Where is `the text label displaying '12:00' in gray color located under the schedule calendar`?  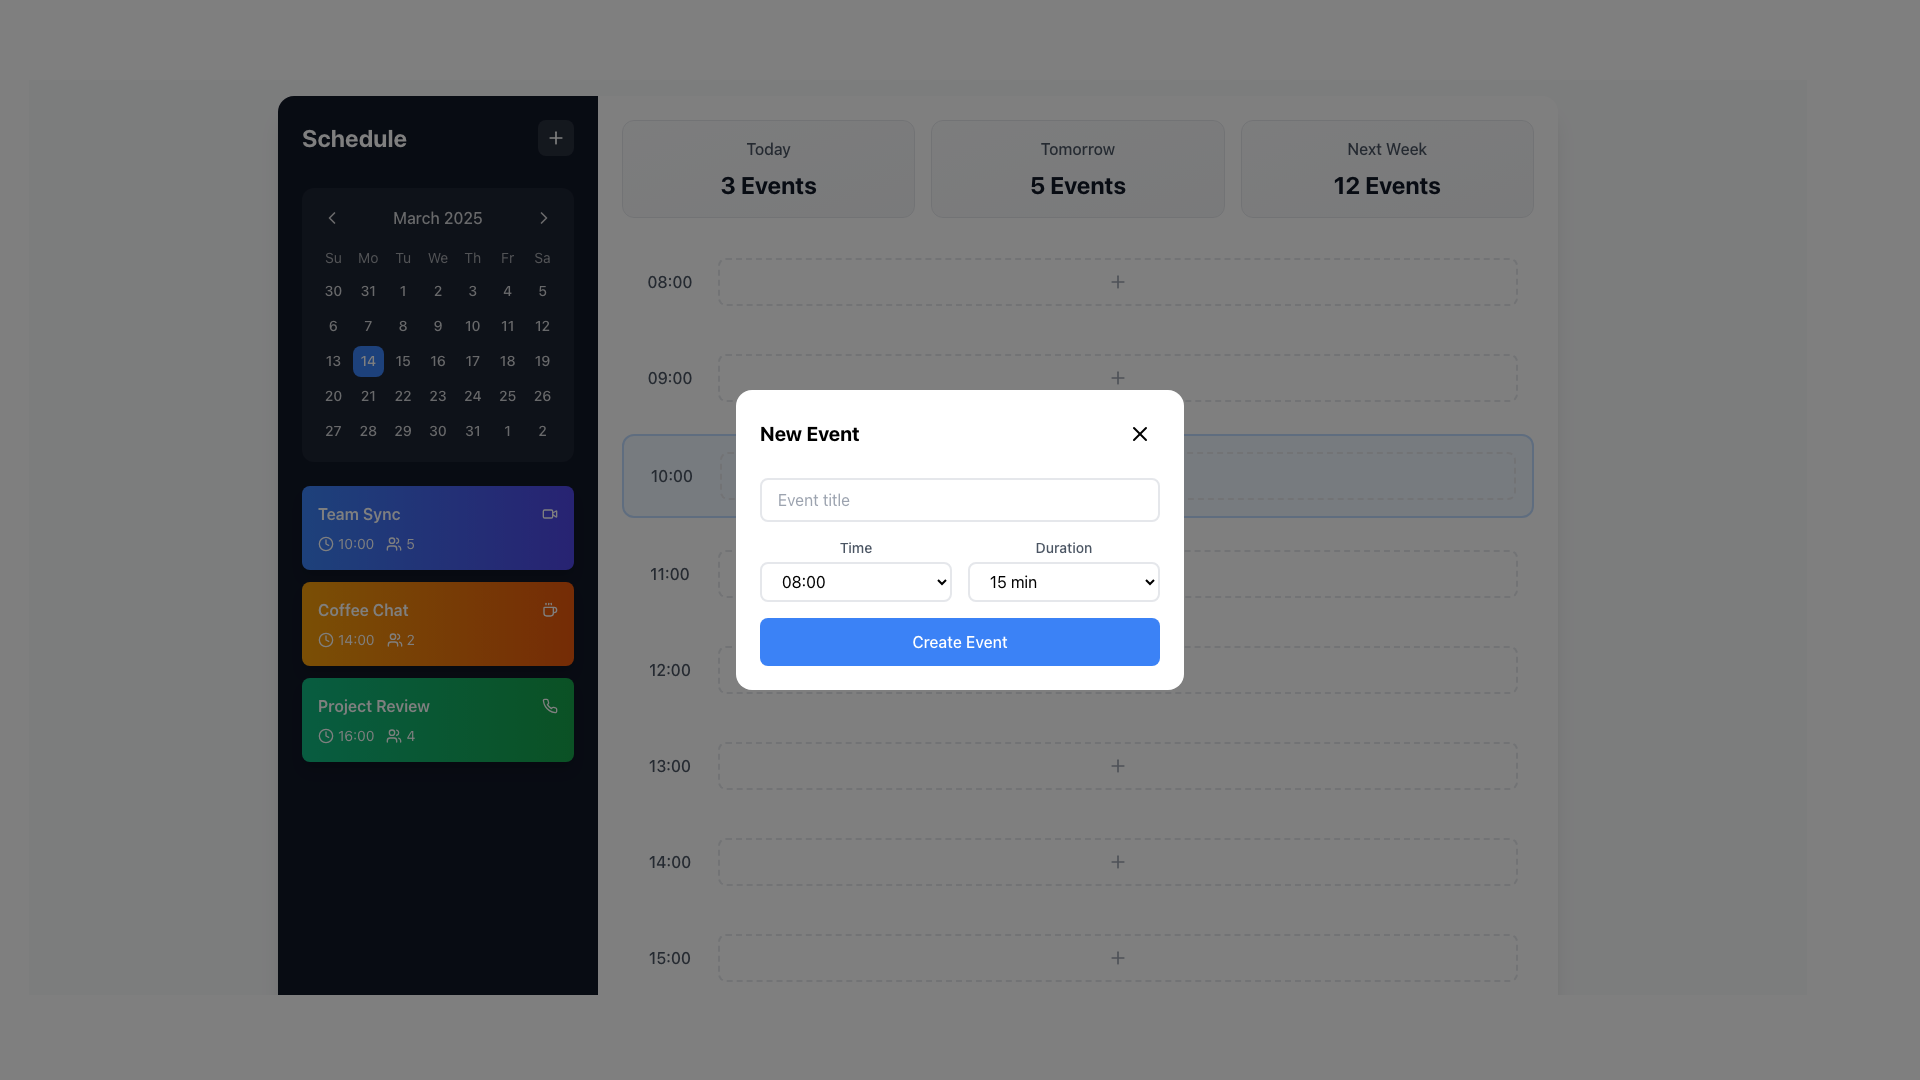
the text label displaying '12:00' in gray color located under the schedule calendar is located at coordinates (670, 670).